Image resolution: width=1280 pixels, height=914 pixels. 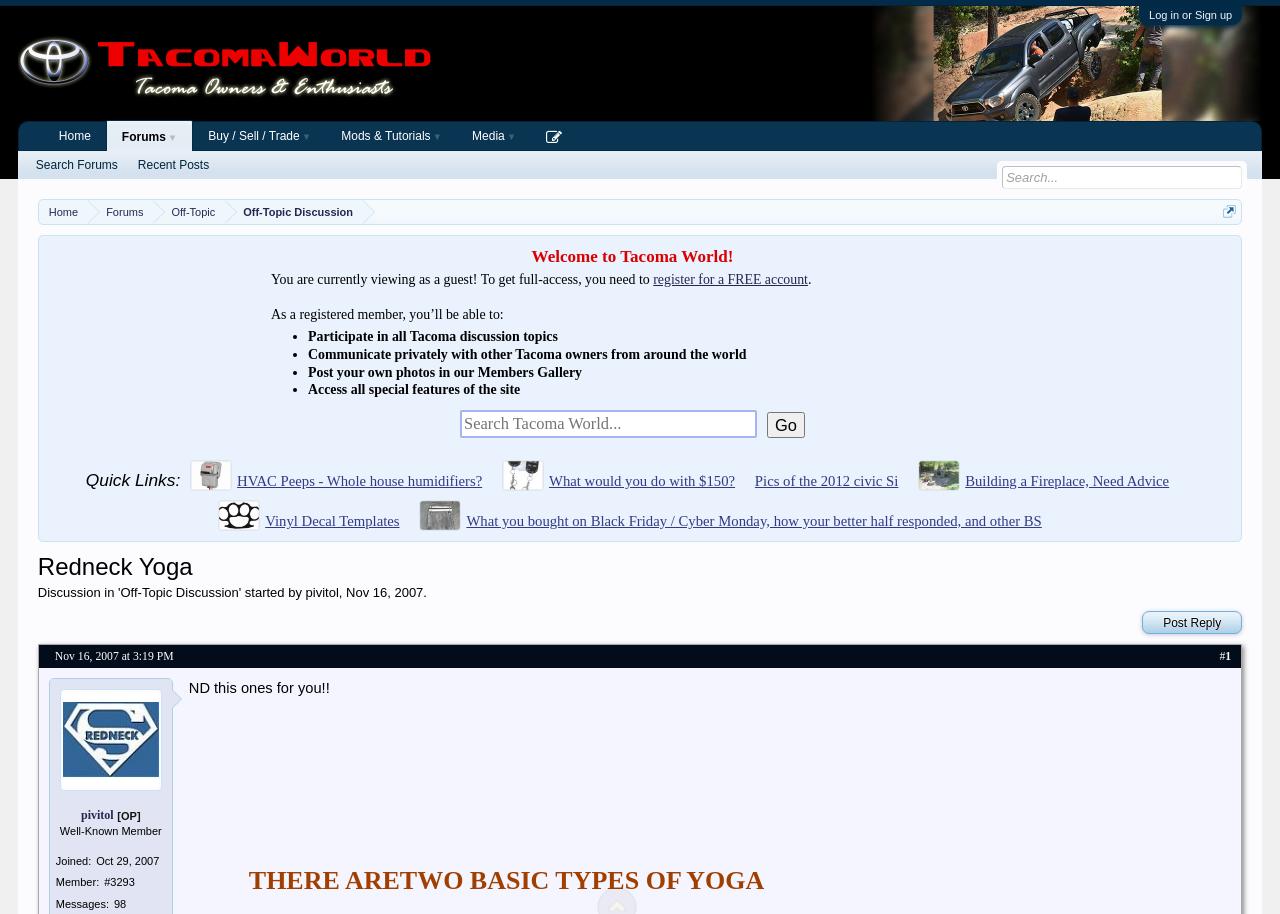 What do you see at coordinates (269, 314) in the screenshot?
I see `'As a registered member, you’ll be able to:'` at bounding box center [269, 314].